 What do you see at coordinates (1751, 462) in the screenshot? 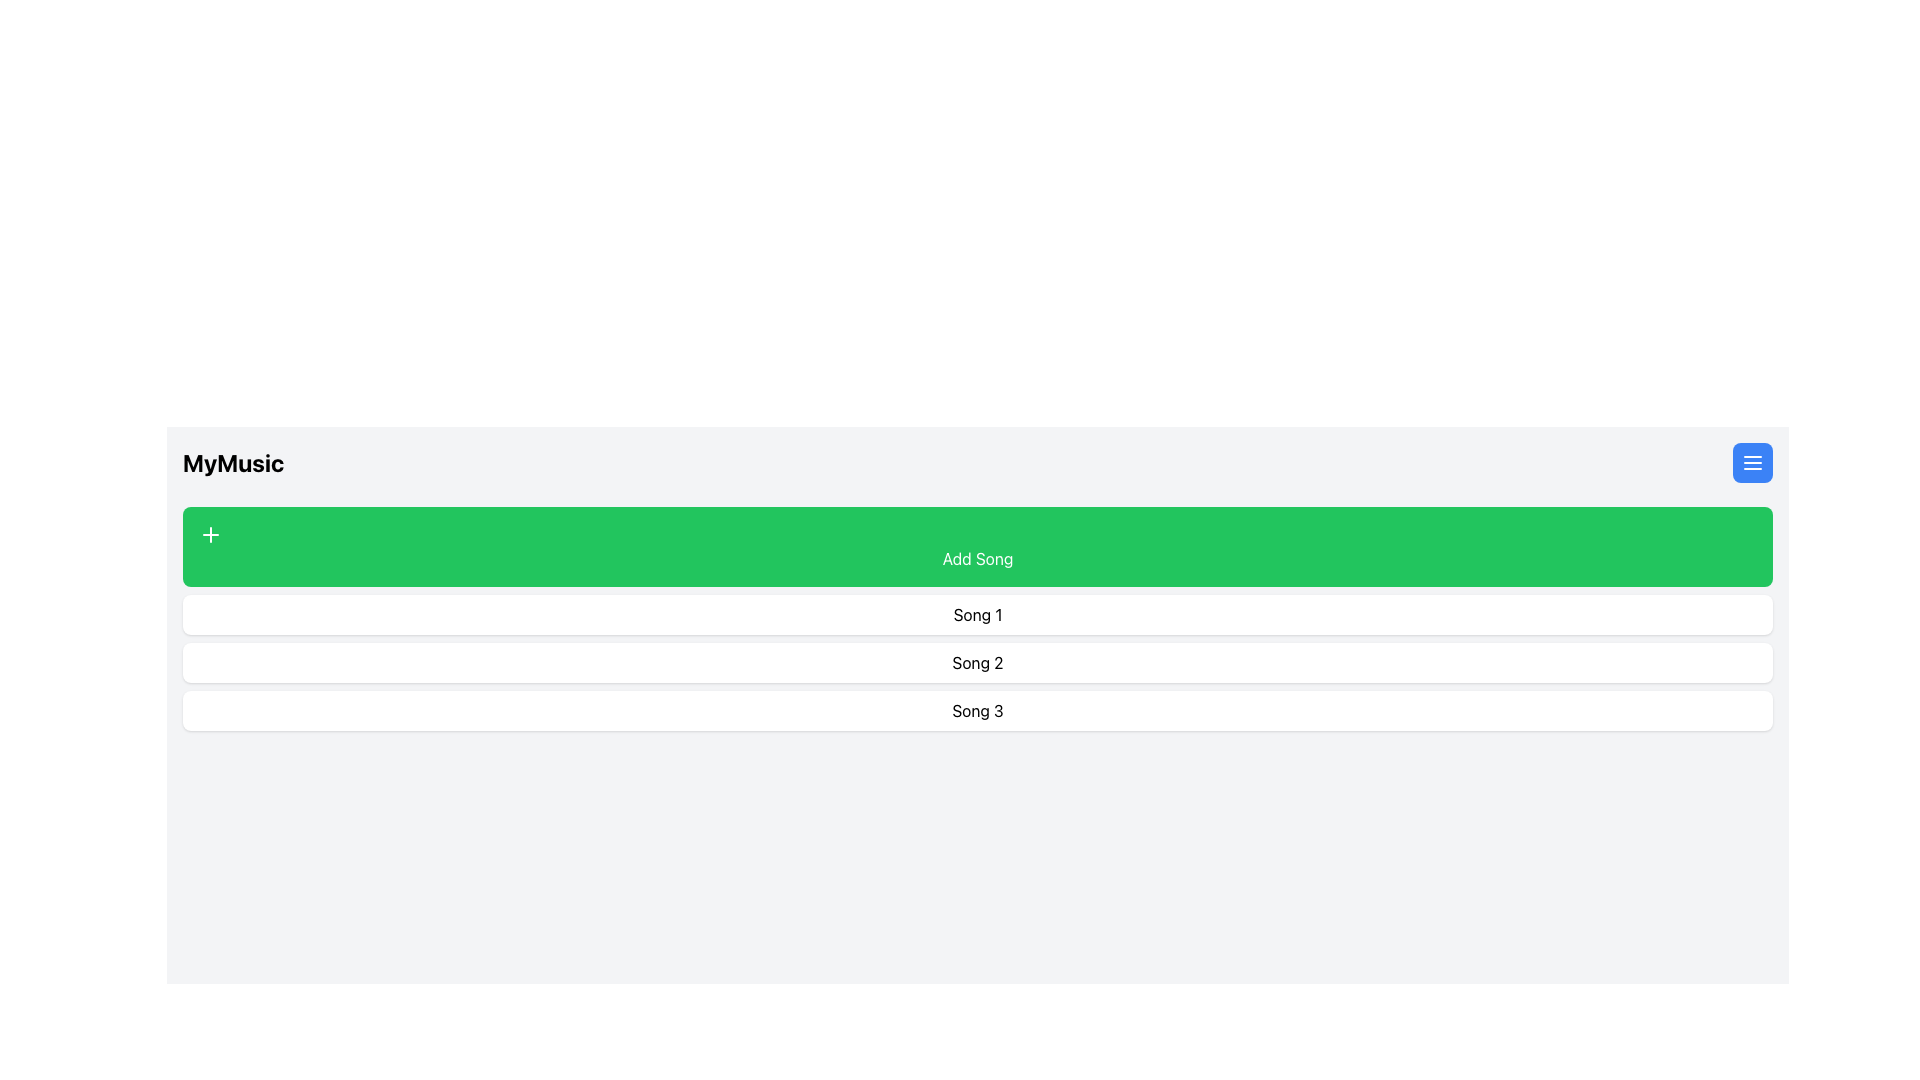
I see `the blue rounded rectangular button containing the white icon of three horizontal lines in the top-right corner` at bounding box center [1751, 462].